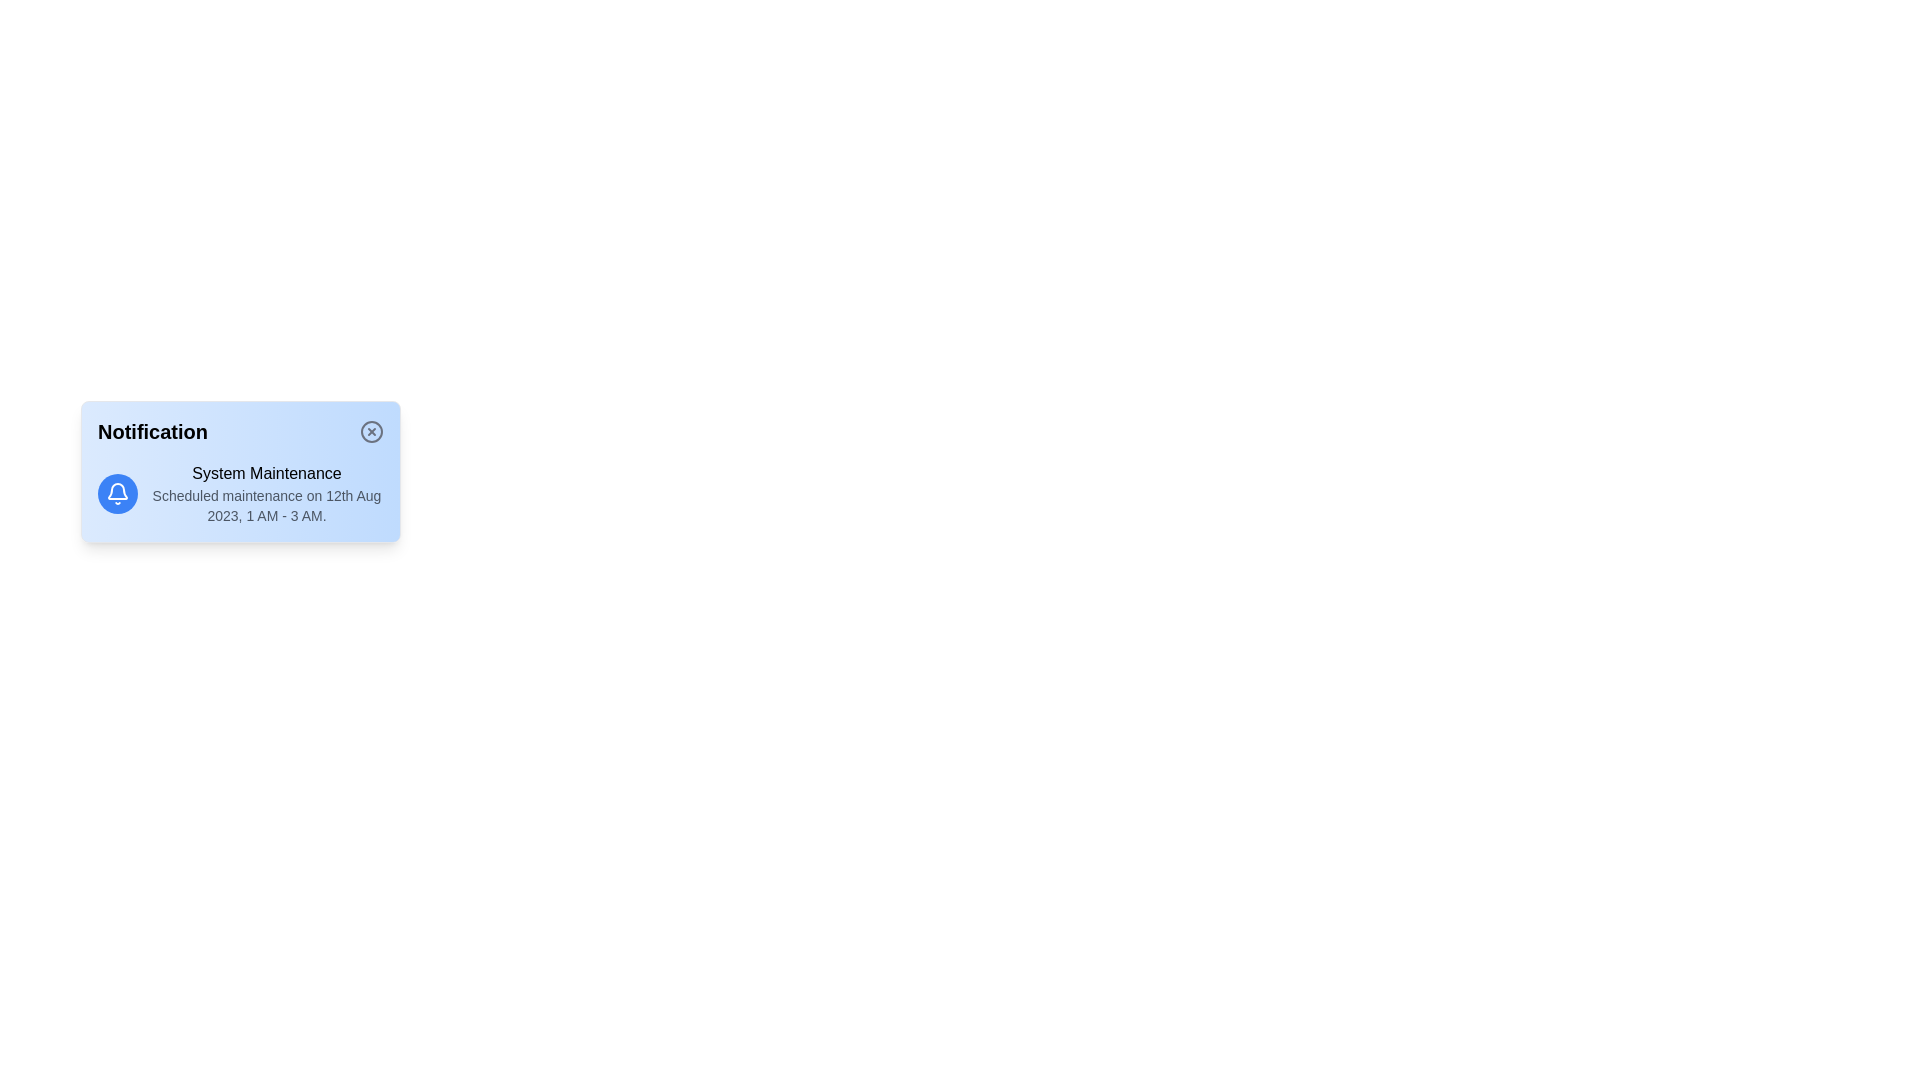 The height and width of the screenshot is (1080, 1920). Describe the element at coordinates (240, 493) in the screenshot. I see `maintenance message from the notification component titled 'System Maintenance' with a description about scheduled maintenance` at that location.